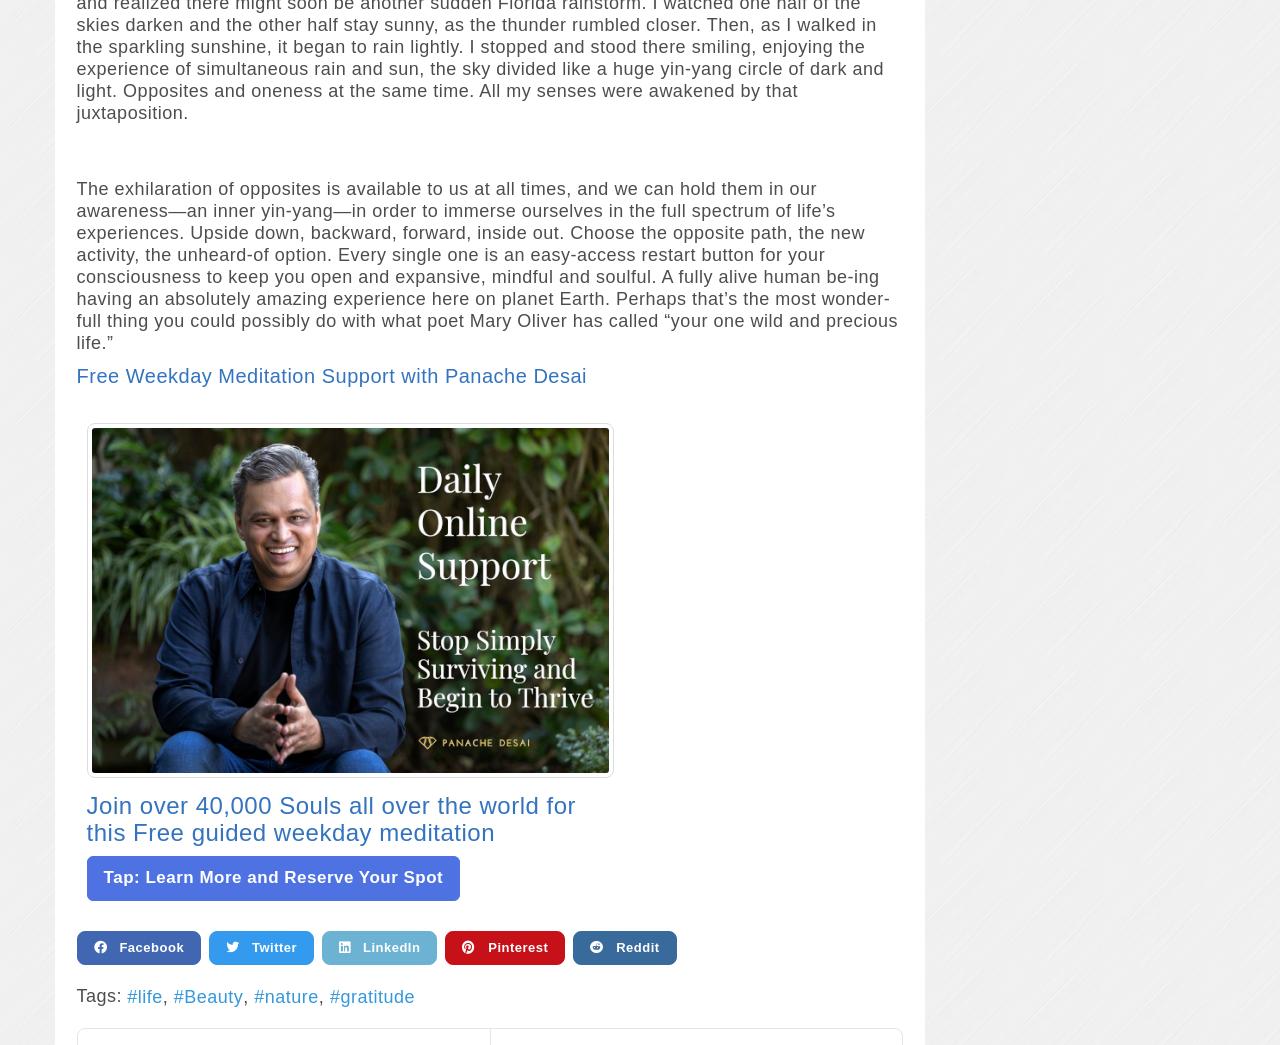  What do you see at coordinates (385, 945) in the screenshot?
I see `'LinkedIn'` at bounding box center [385, 945].